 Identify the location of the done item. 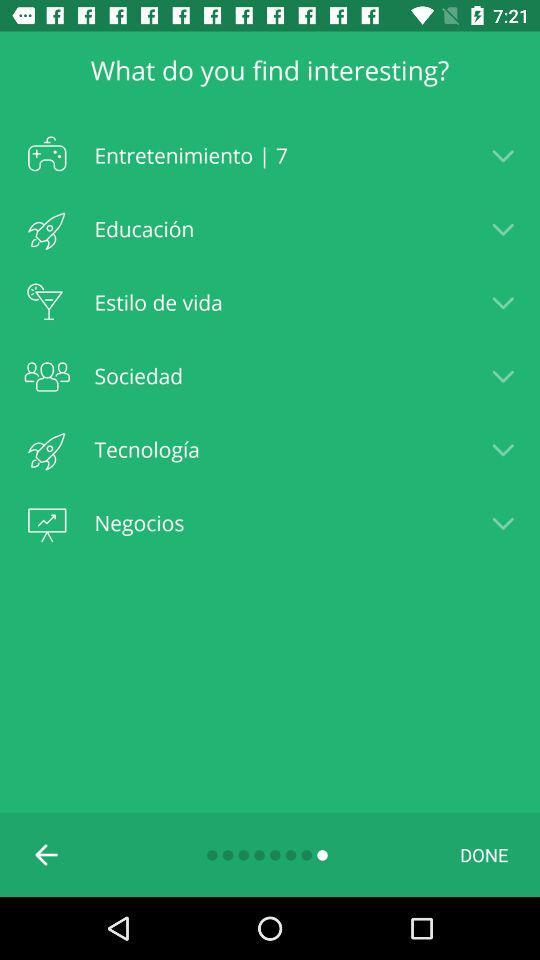
(483, 853).